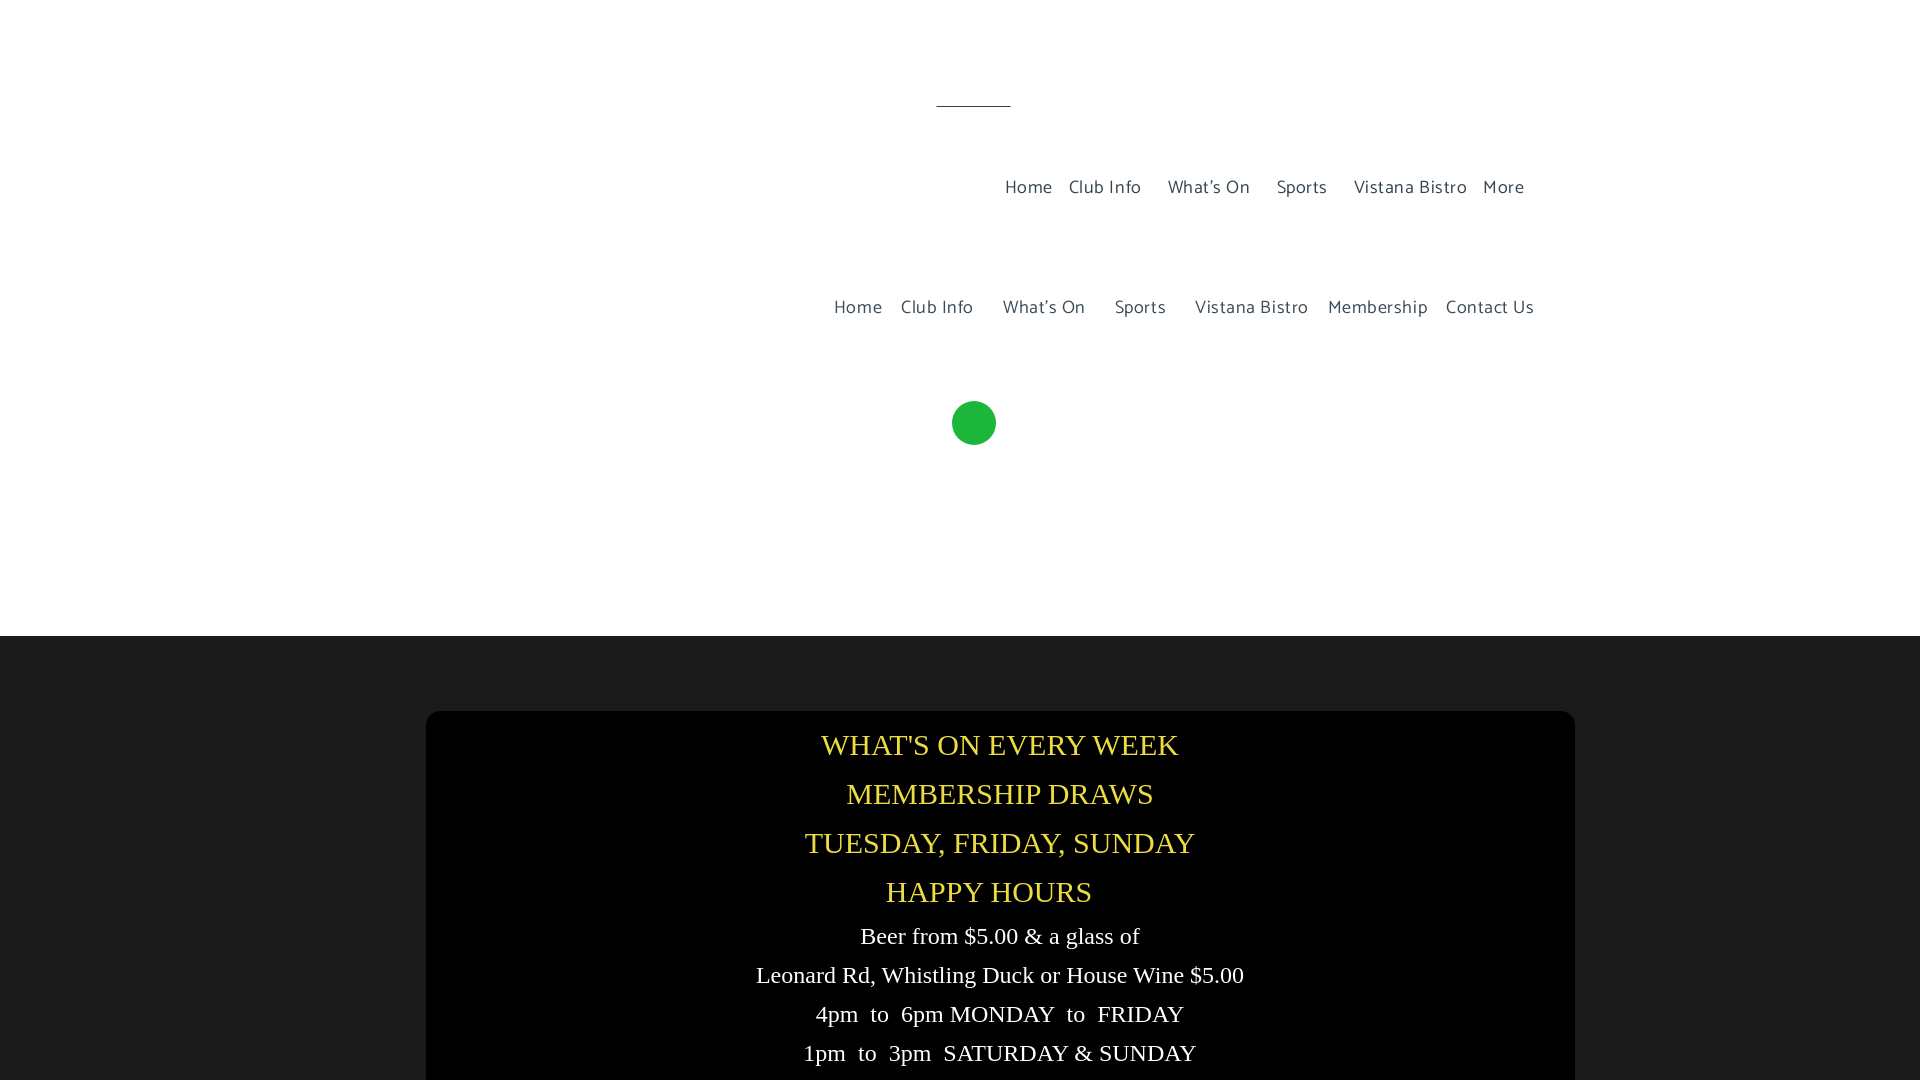  I want to click on 'Sports', so click(1260, 188).